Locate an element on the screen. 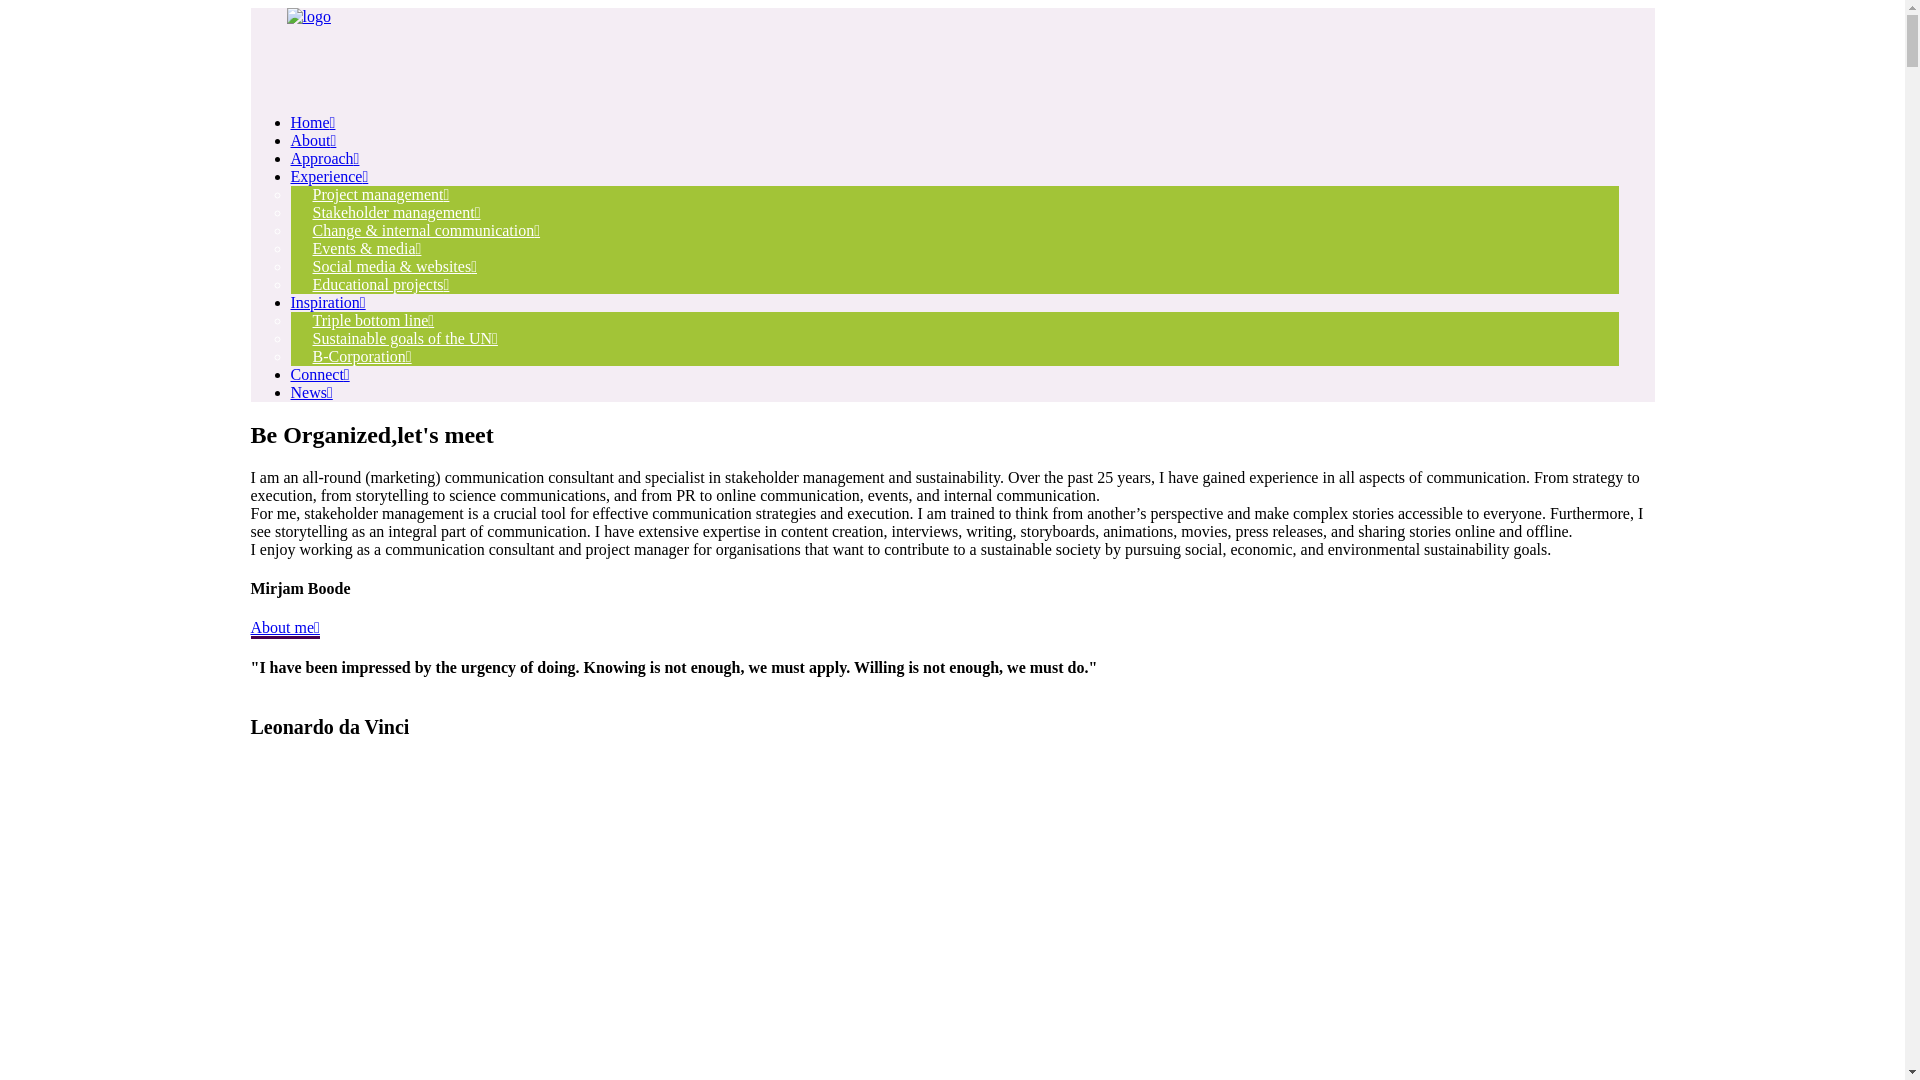 The width and height of the screenshot is (1920, 1080). 'Change & internal communication' is located at coordinates (425, 229).